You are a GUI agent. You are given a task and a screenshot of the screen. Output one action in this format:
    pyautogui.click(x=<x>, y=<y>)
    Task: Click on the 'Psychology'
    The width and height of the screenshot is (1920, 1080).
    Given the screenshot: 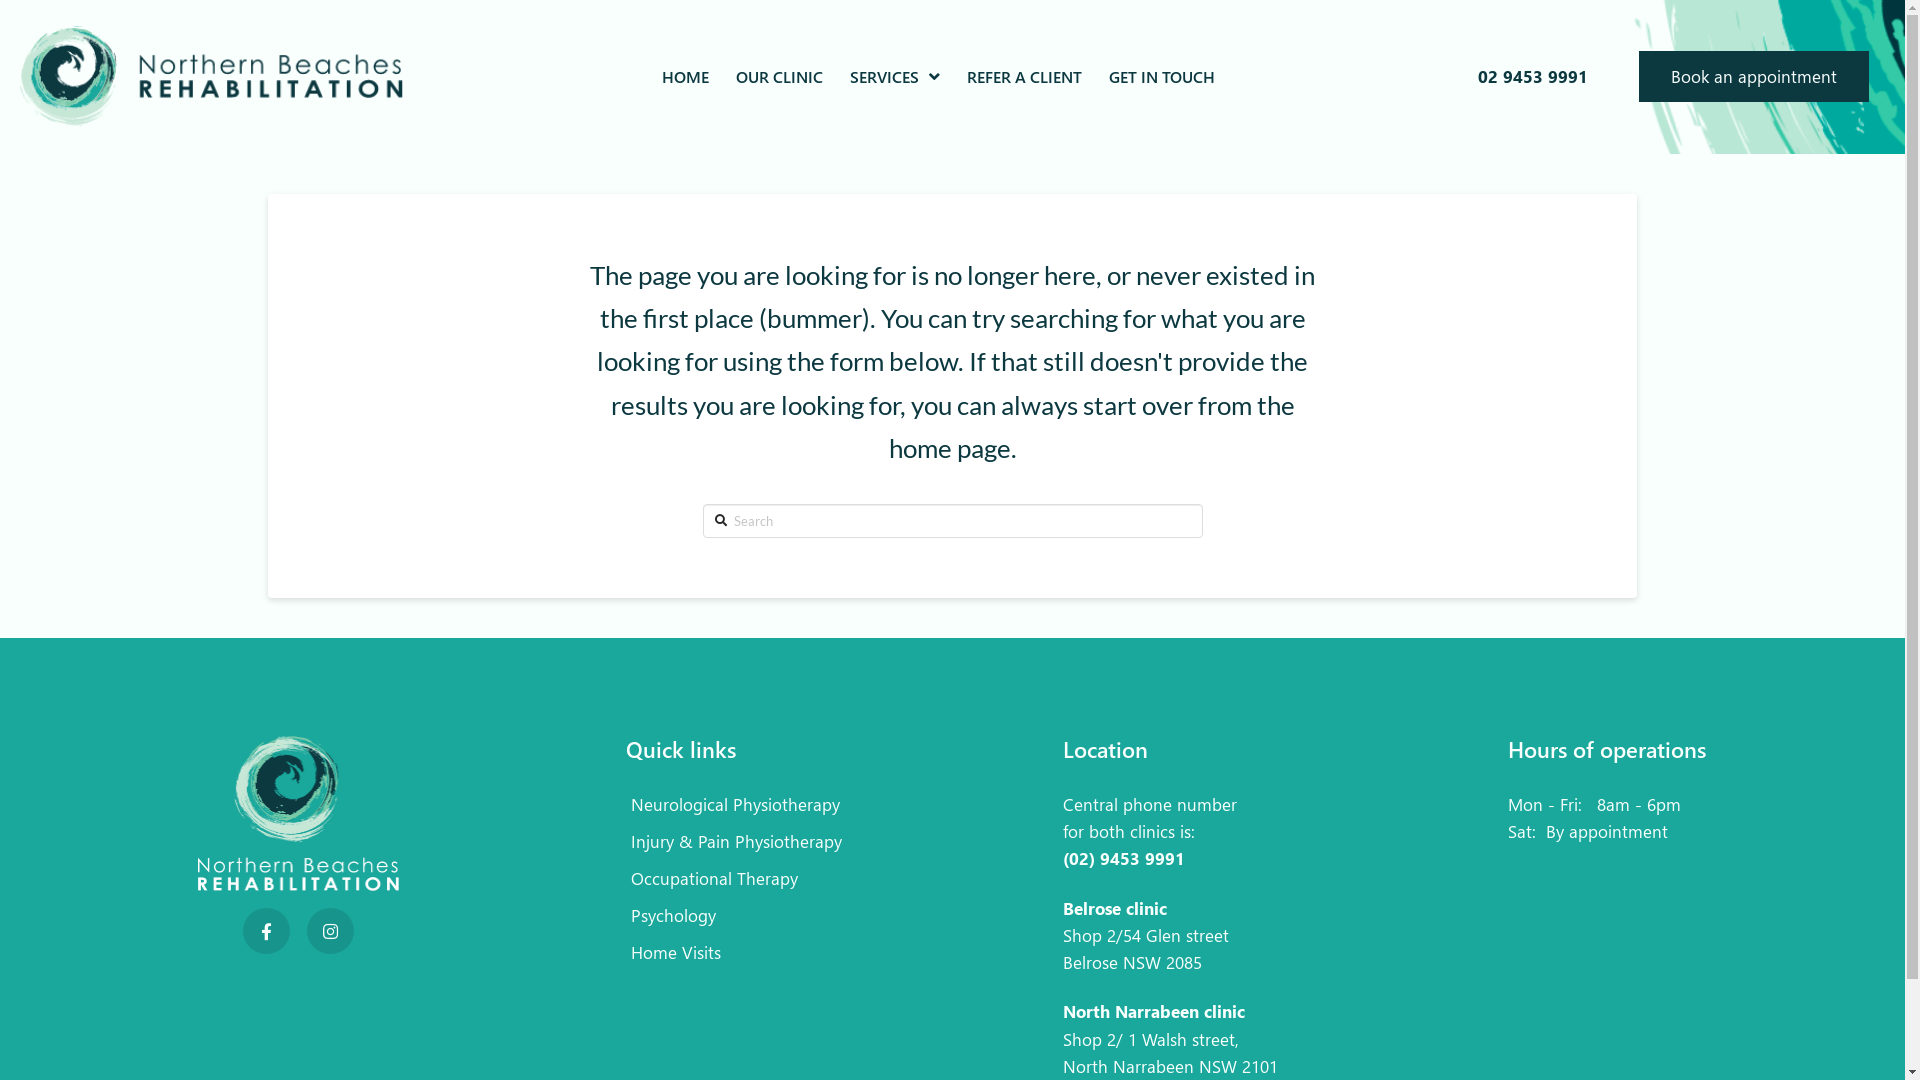 What is the action you would take?
    pyautogui.click(x=624, y=920)
    